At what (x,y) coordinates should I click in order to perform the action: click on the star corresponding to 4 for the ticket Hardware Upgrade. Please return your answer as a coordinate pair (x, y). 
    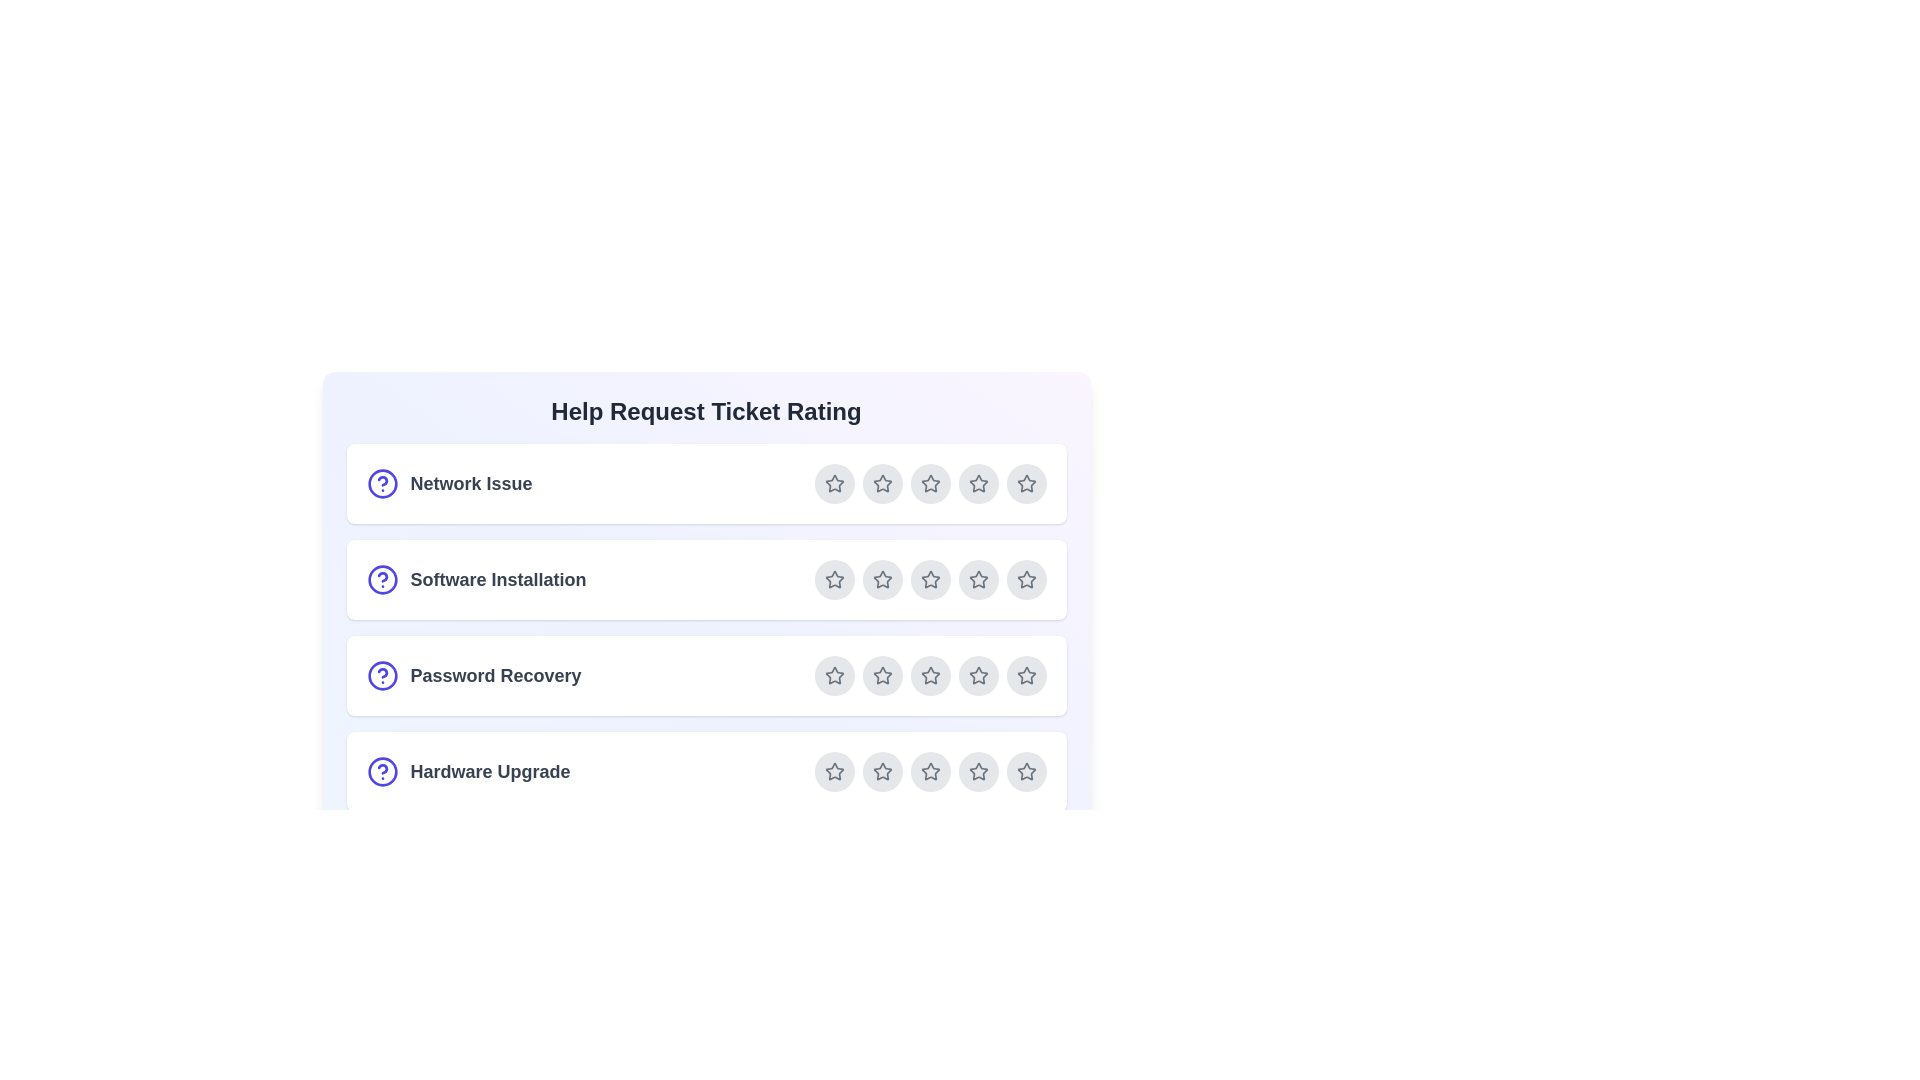
    Looking at the image, I should click on (978, 770).